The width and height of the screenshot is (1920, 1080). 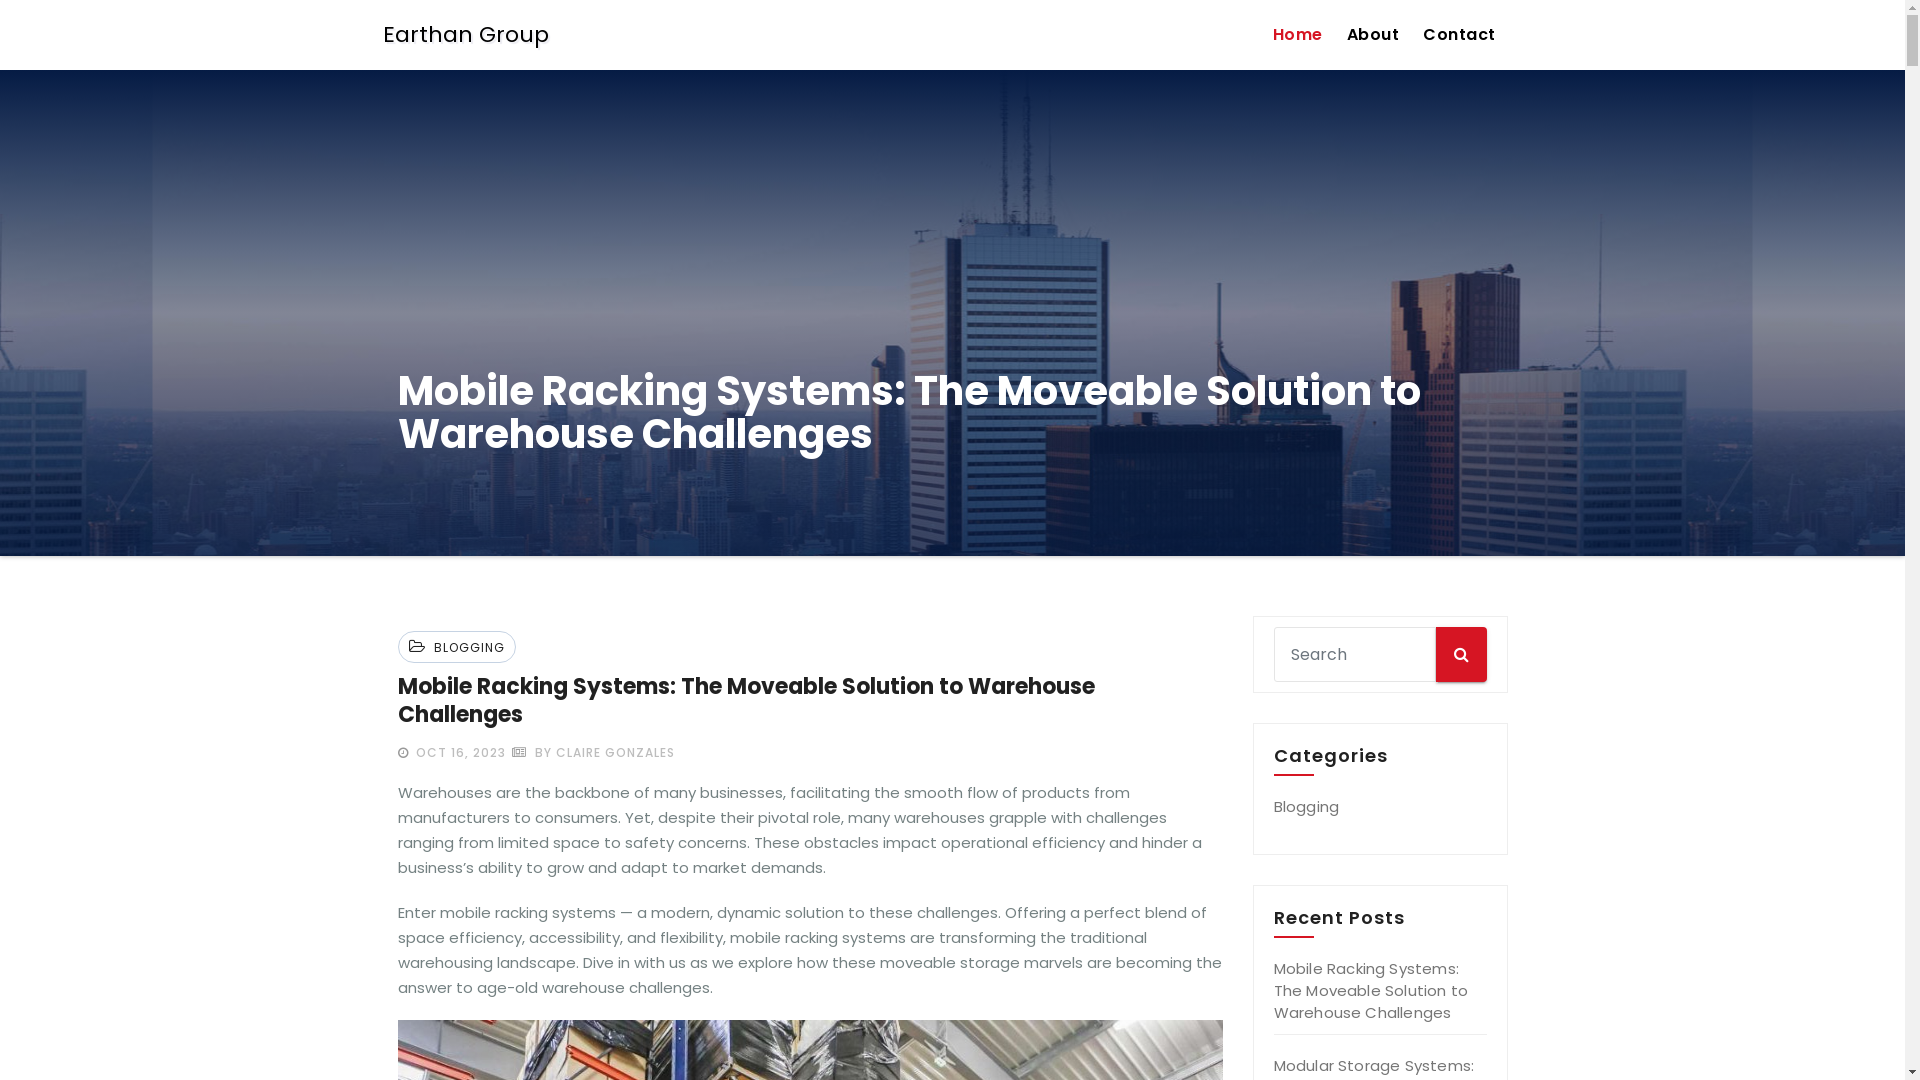 What do you see at coordinates (464, 34) in the screenshot?
I see `'Earthan Group'` at bounding box center [464, 34].